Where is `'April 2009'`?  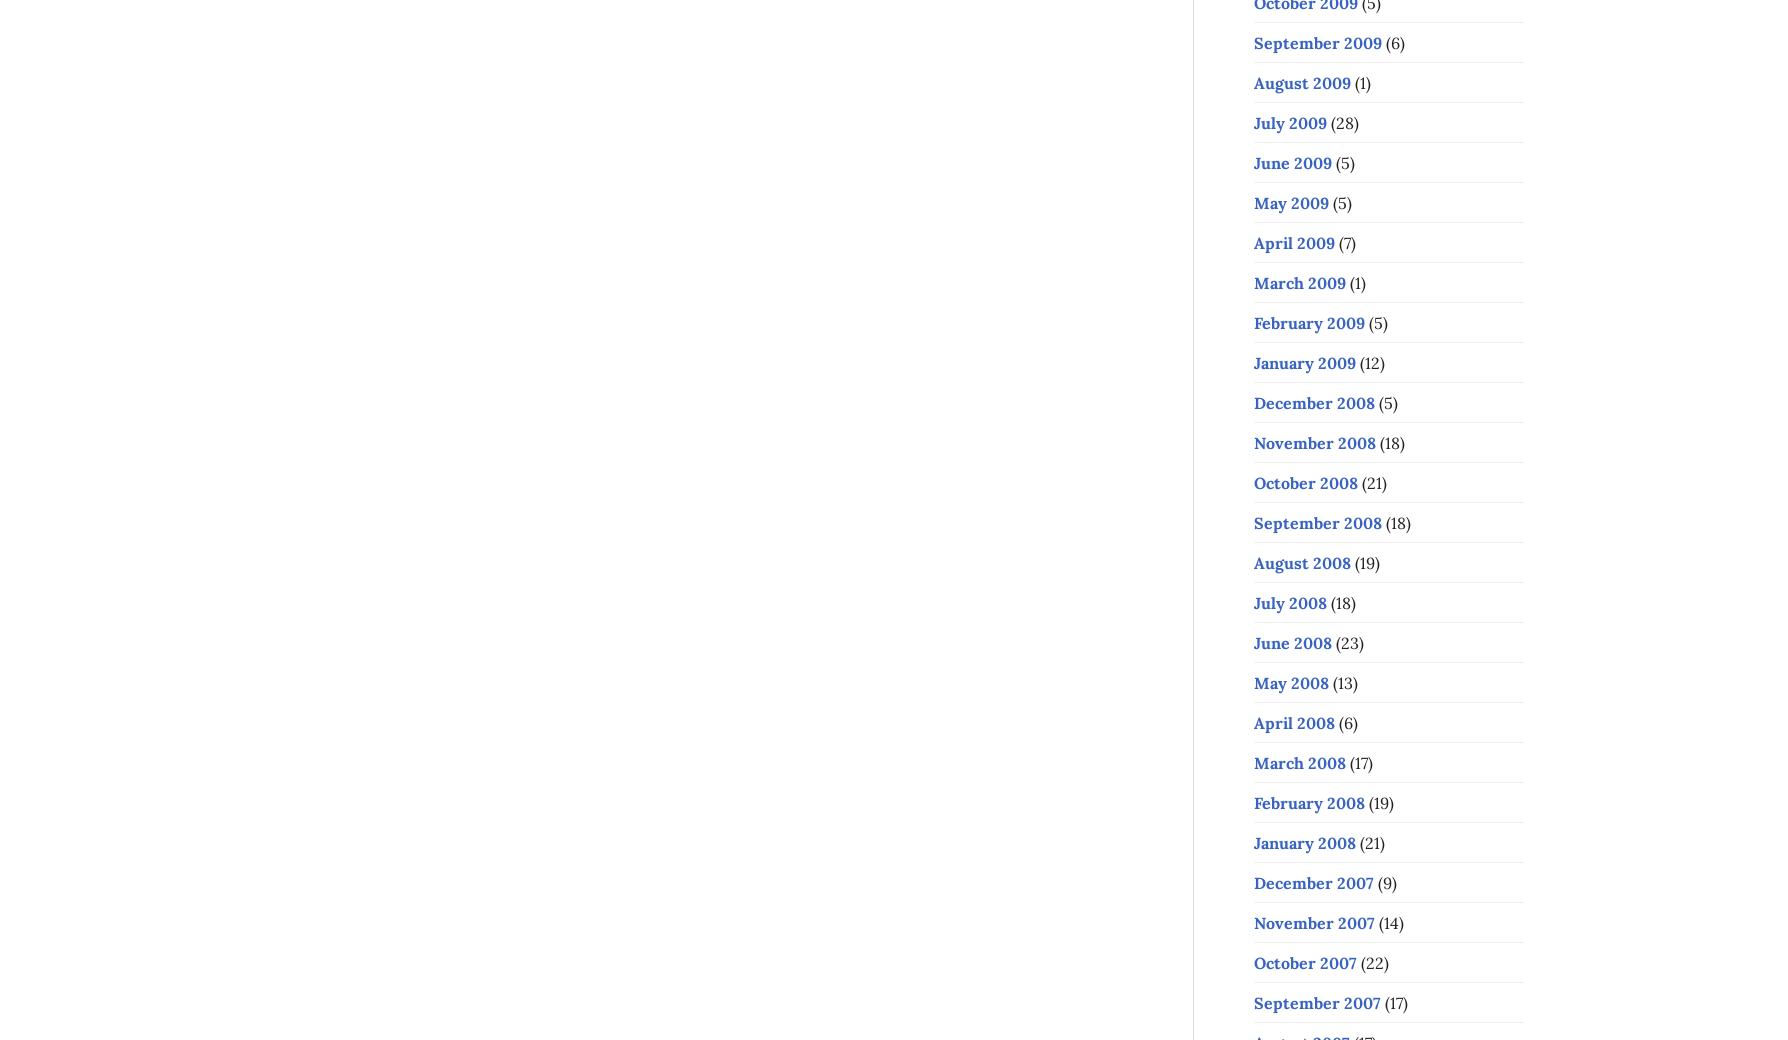 'April 2009' is located at coordinates (1293, 242).